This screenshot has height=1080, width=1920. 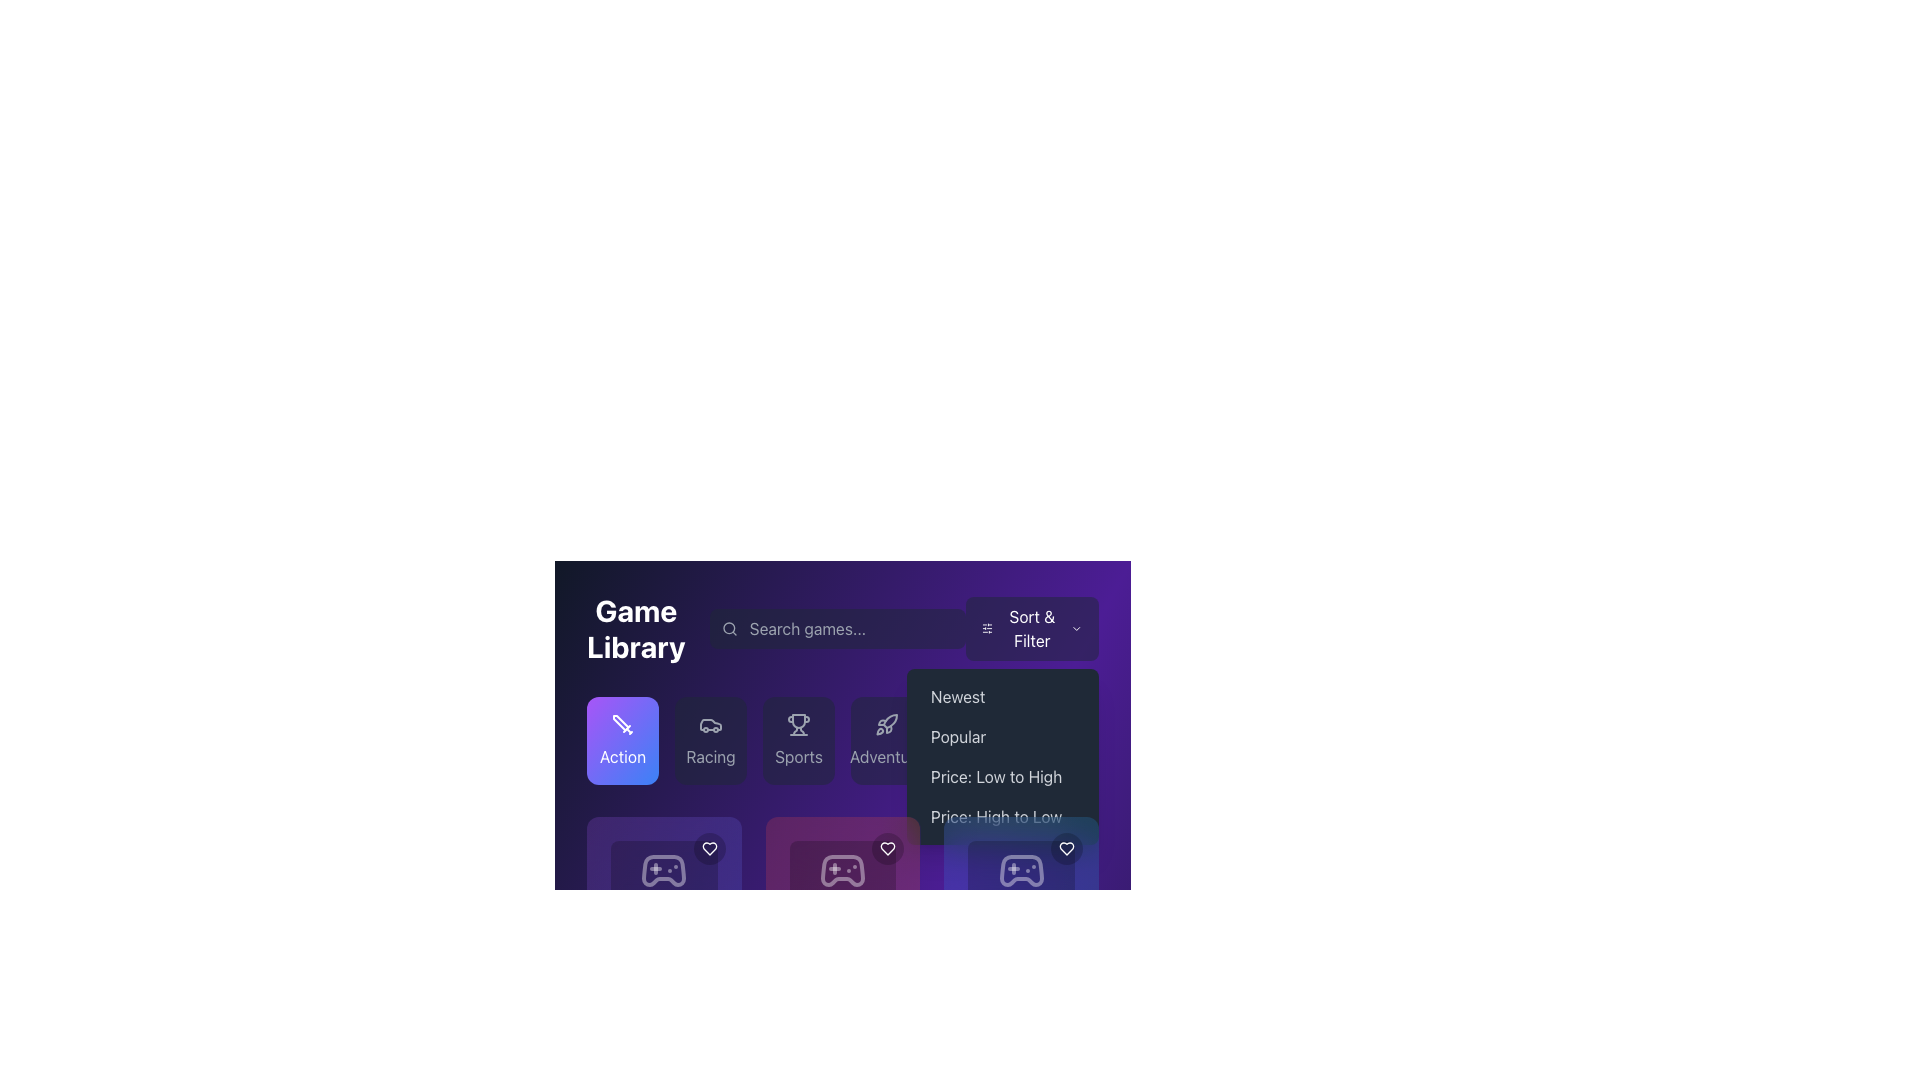 What do you see at coordinates (843, 870) in the screenshot?
I see `the game controller icon represented by a minimal outline with a cross-shaped d-pad and two circular buttons` at bounding box center [843, 870].